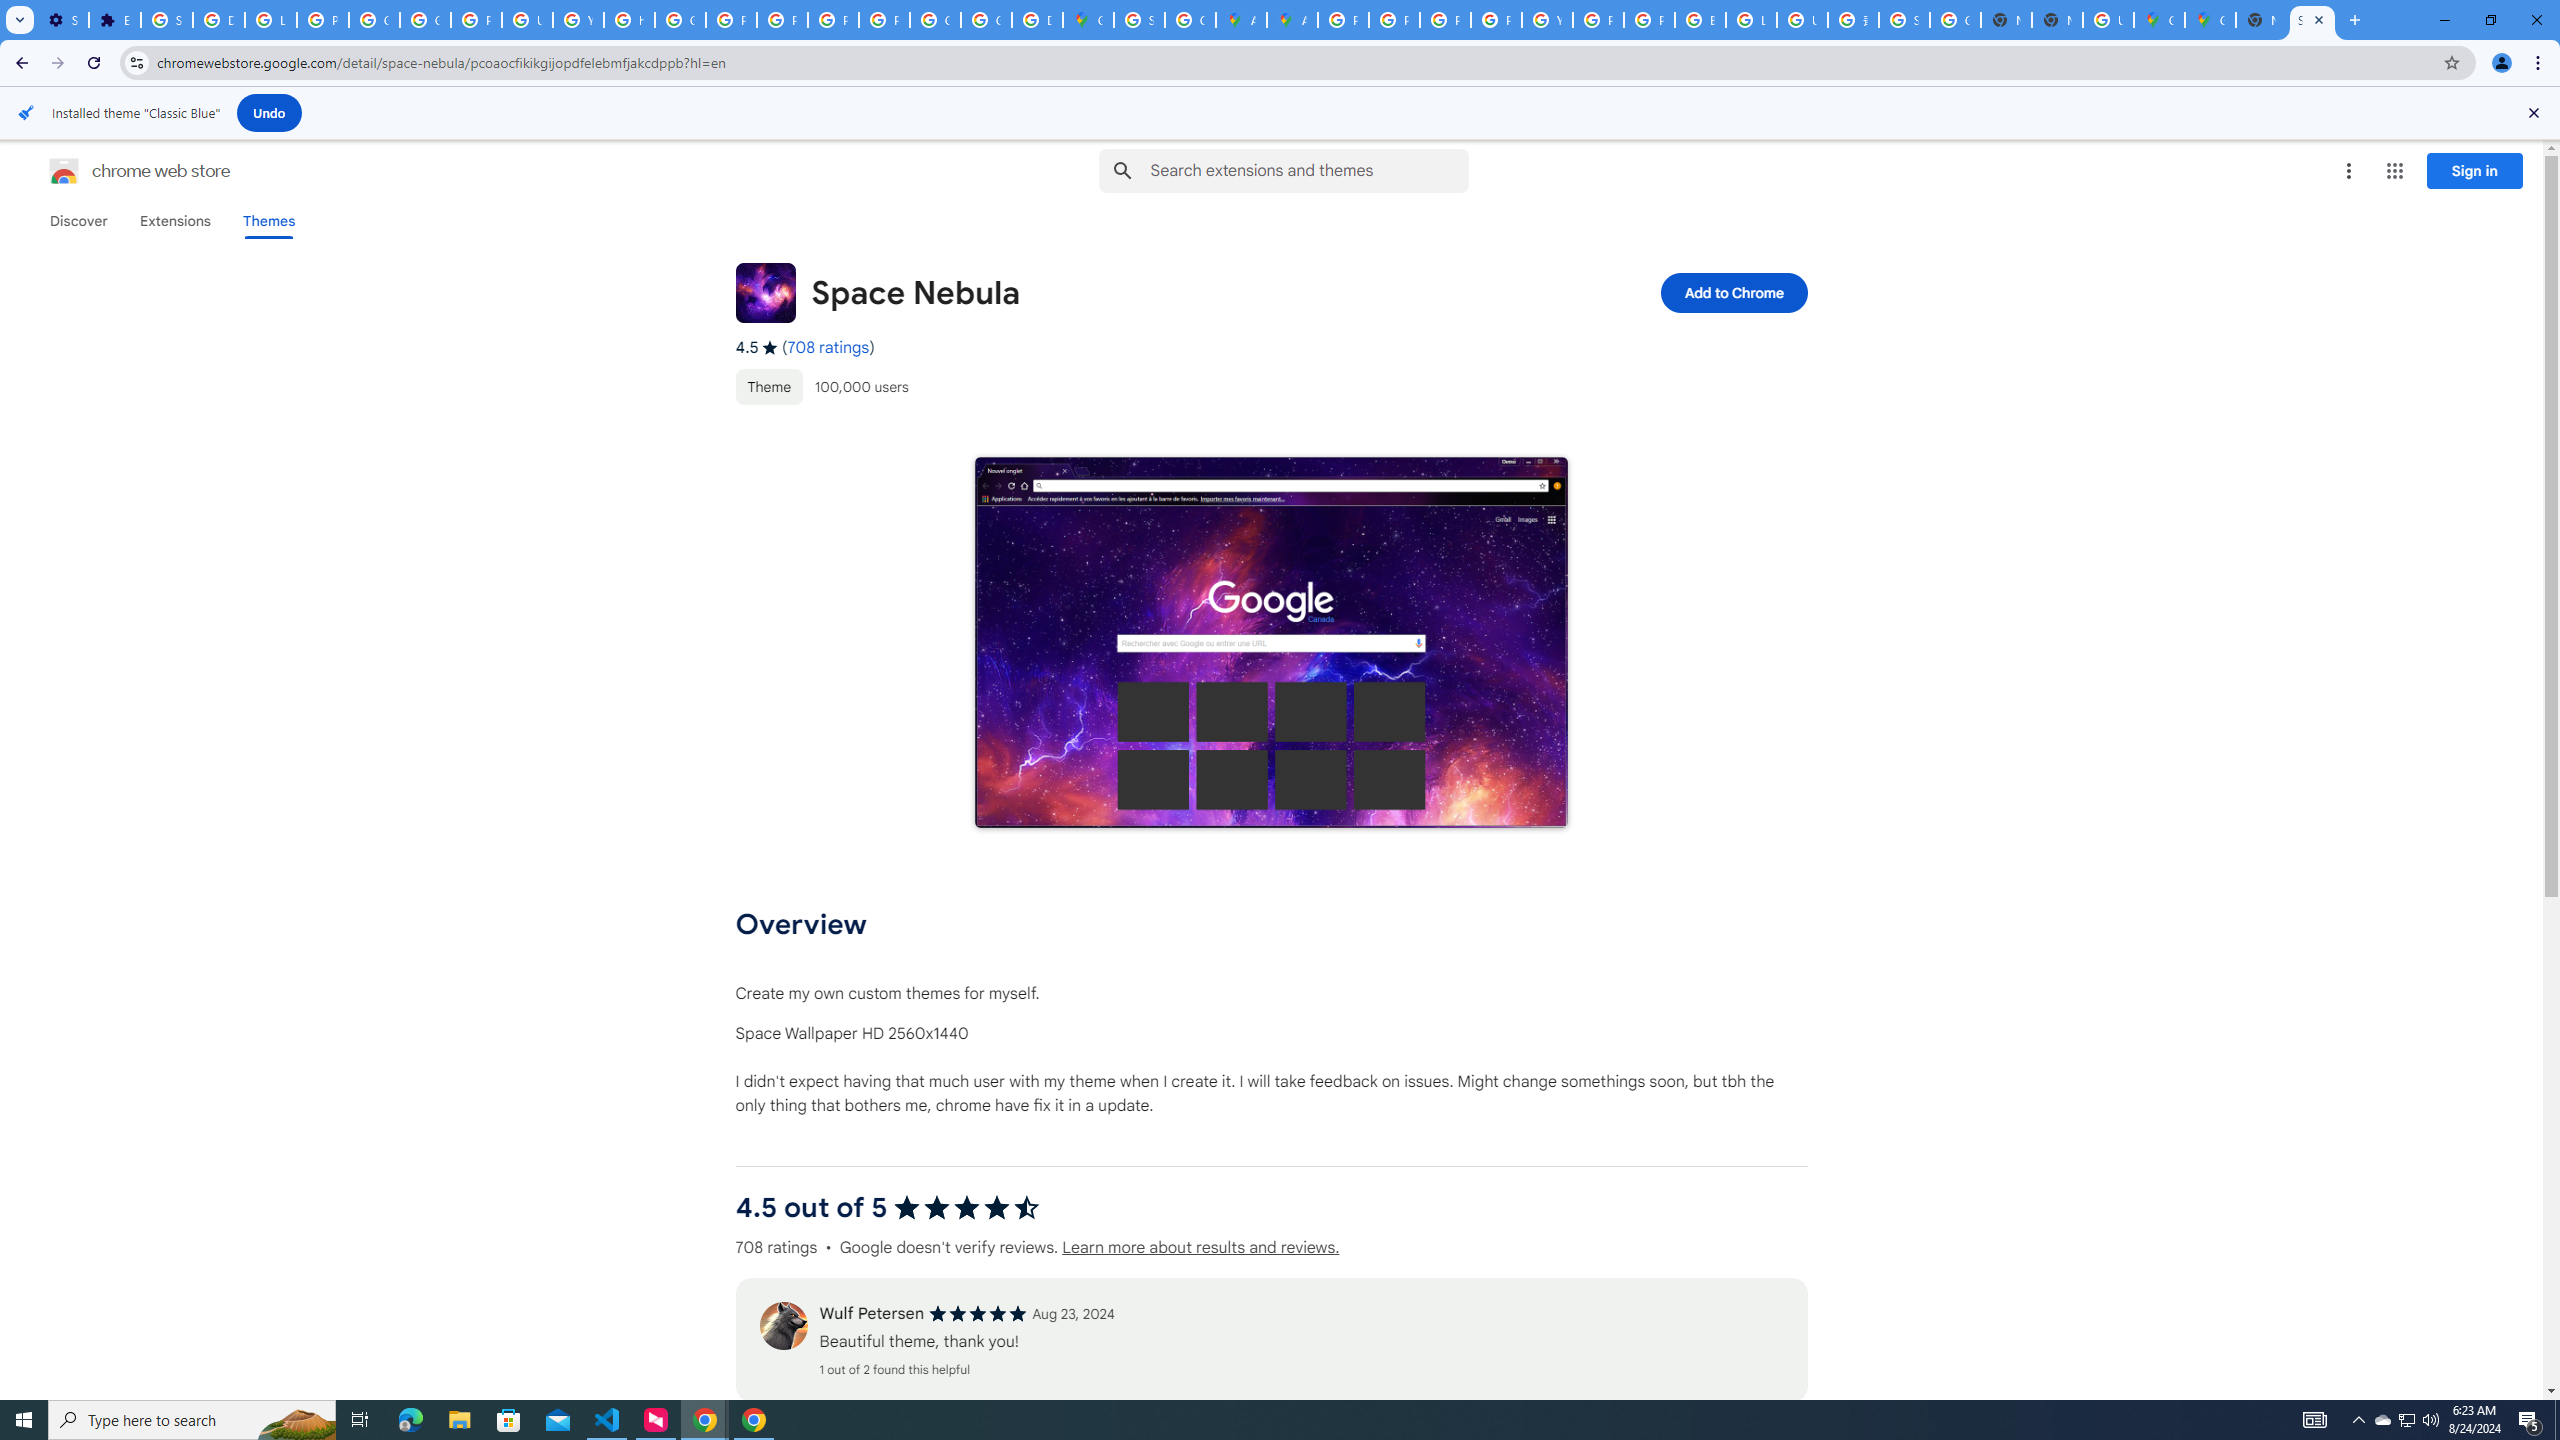  What do you see at coordinates (175, 221) in the screenshot?
I see `'Extensions'` at bounding box center [175, 221].